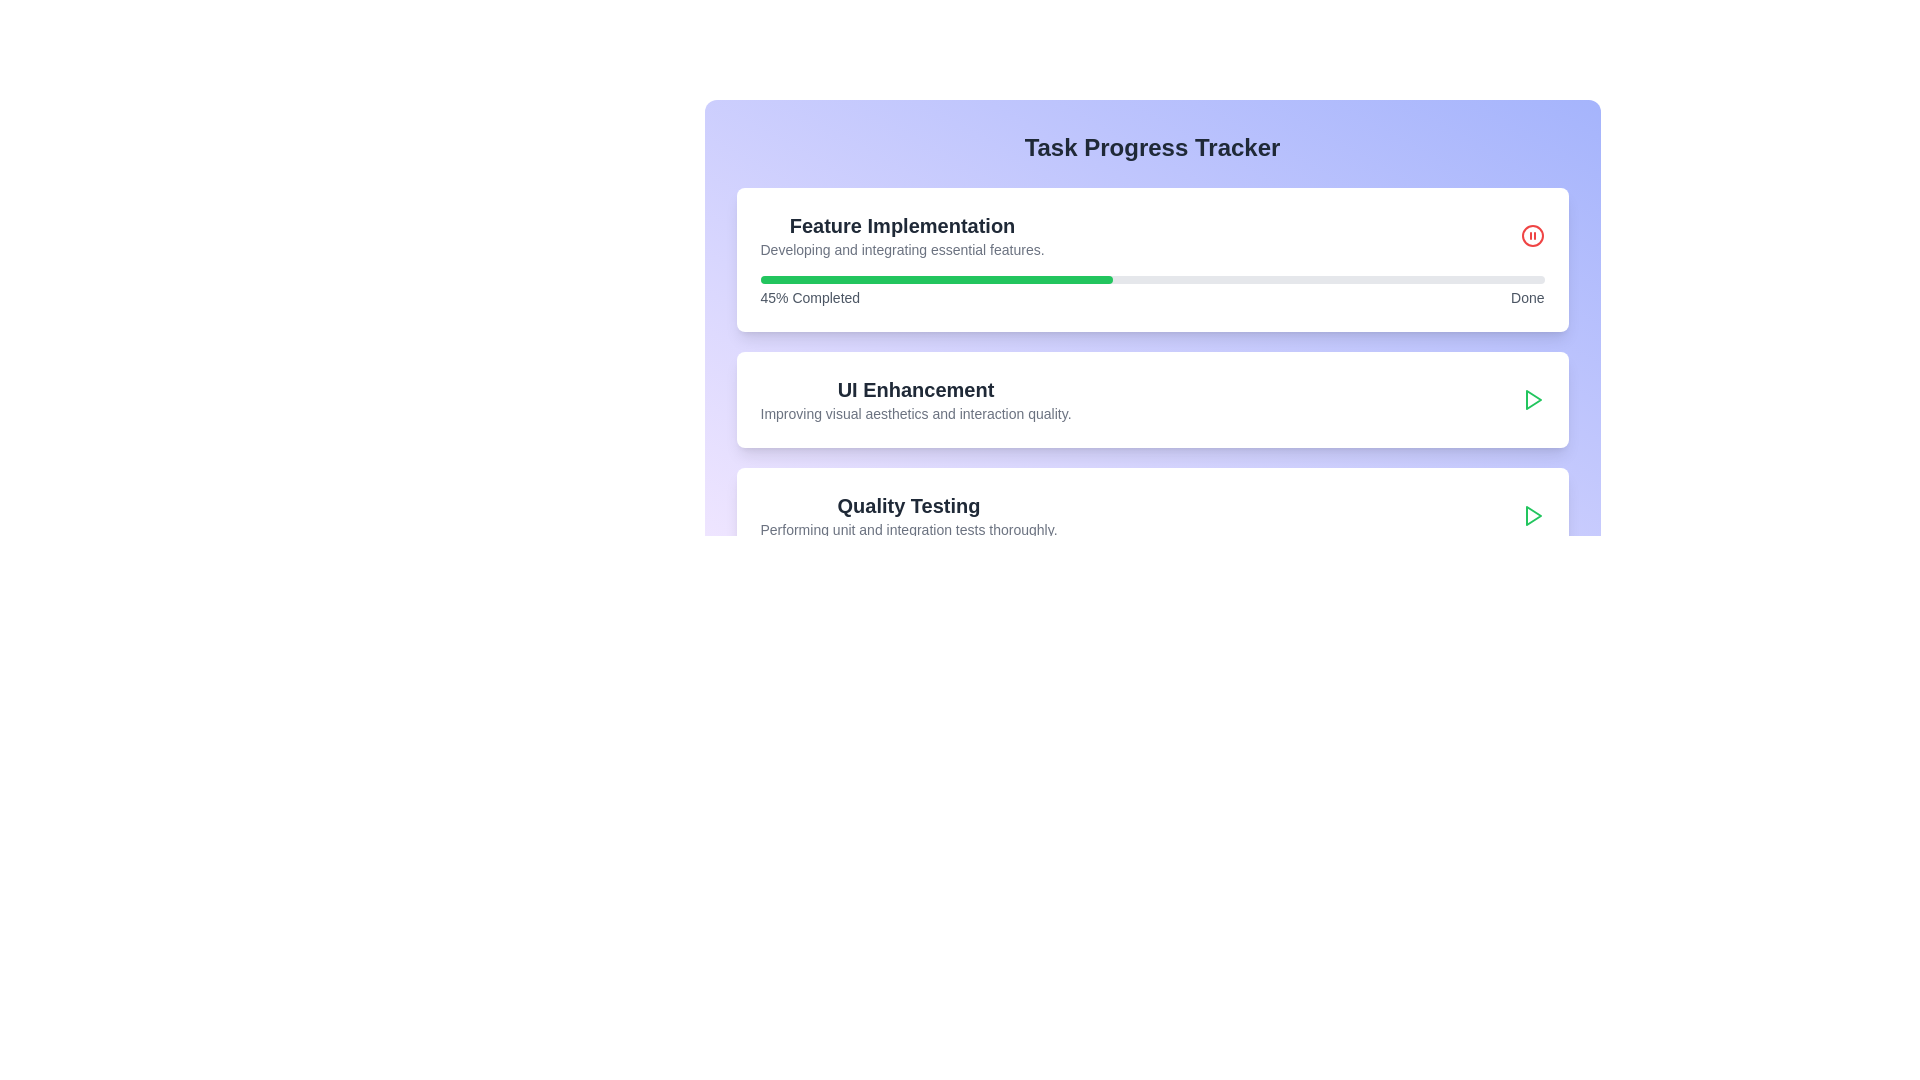 Image resolution: width=1920 pixels, height=1080 pixels. What do you see at coordinates (1531, 234) in the screenshot?
I see `the central circular feature of the pause button icon, which is filled with red color and located in the top task card of the list` at bounding box center [1531, 234].